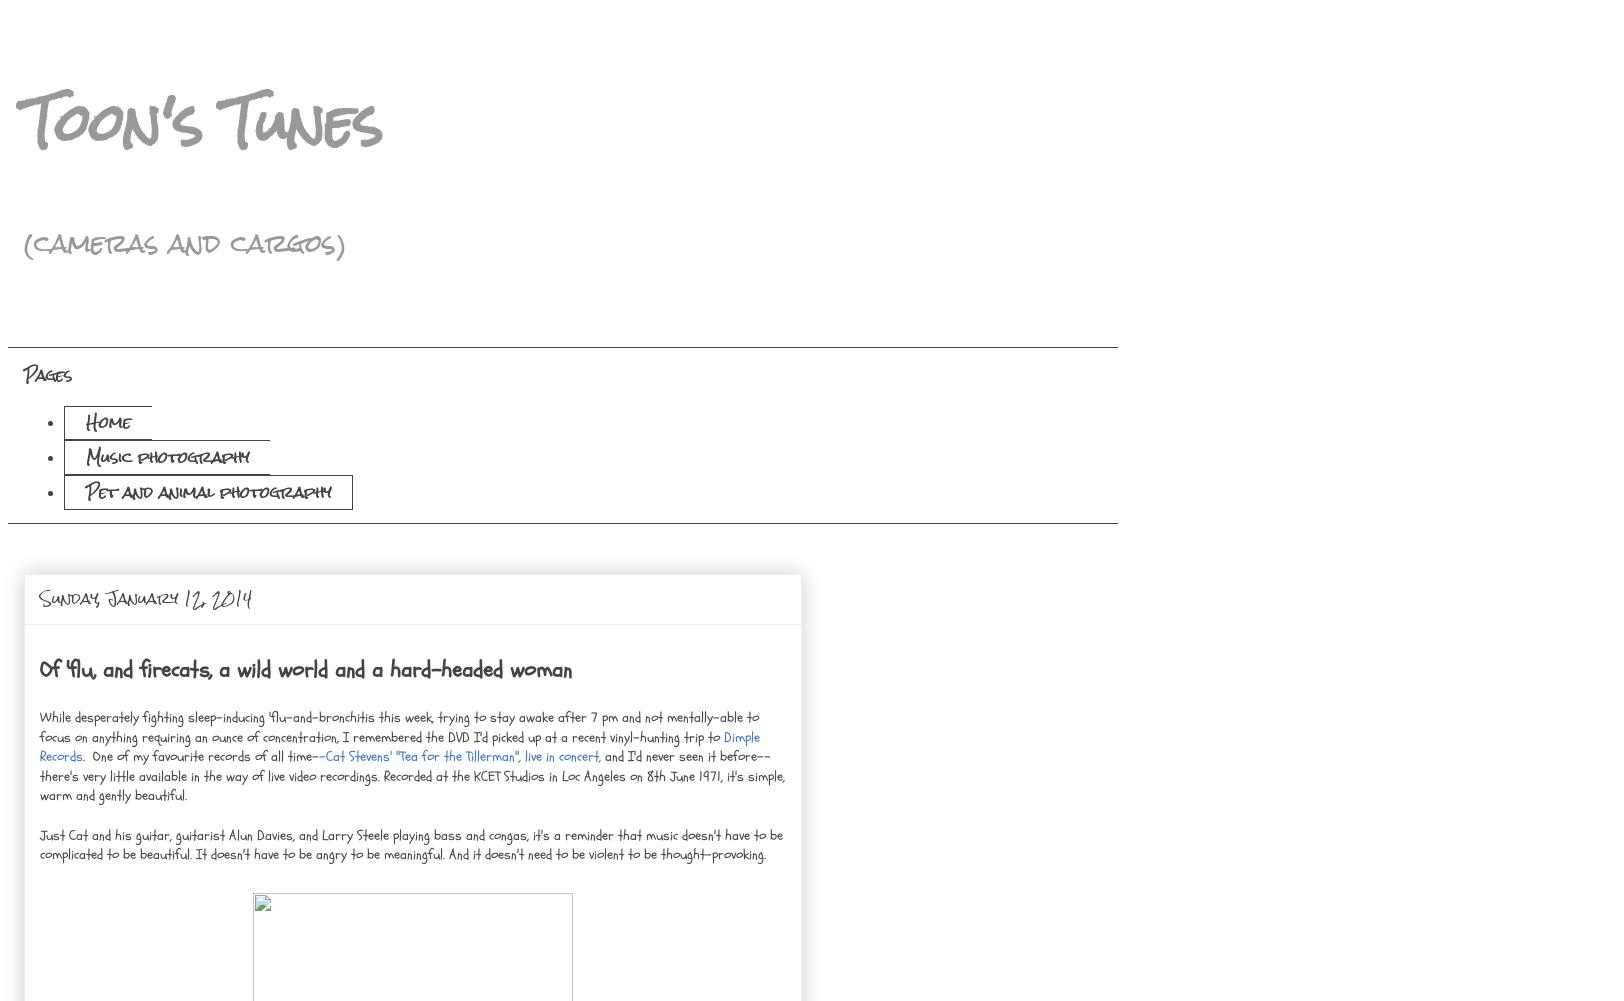  I want to click on 'While desperately fighting sleep-inducing 'flu-and-bronchitis this week, trying to stay awake after 7 pm and not mentally-able to focus on anything requiring an ounce of concentration, I remembered the DVD I'd picked up at a recent vinyl-hunting trip to', so click(399, 726).